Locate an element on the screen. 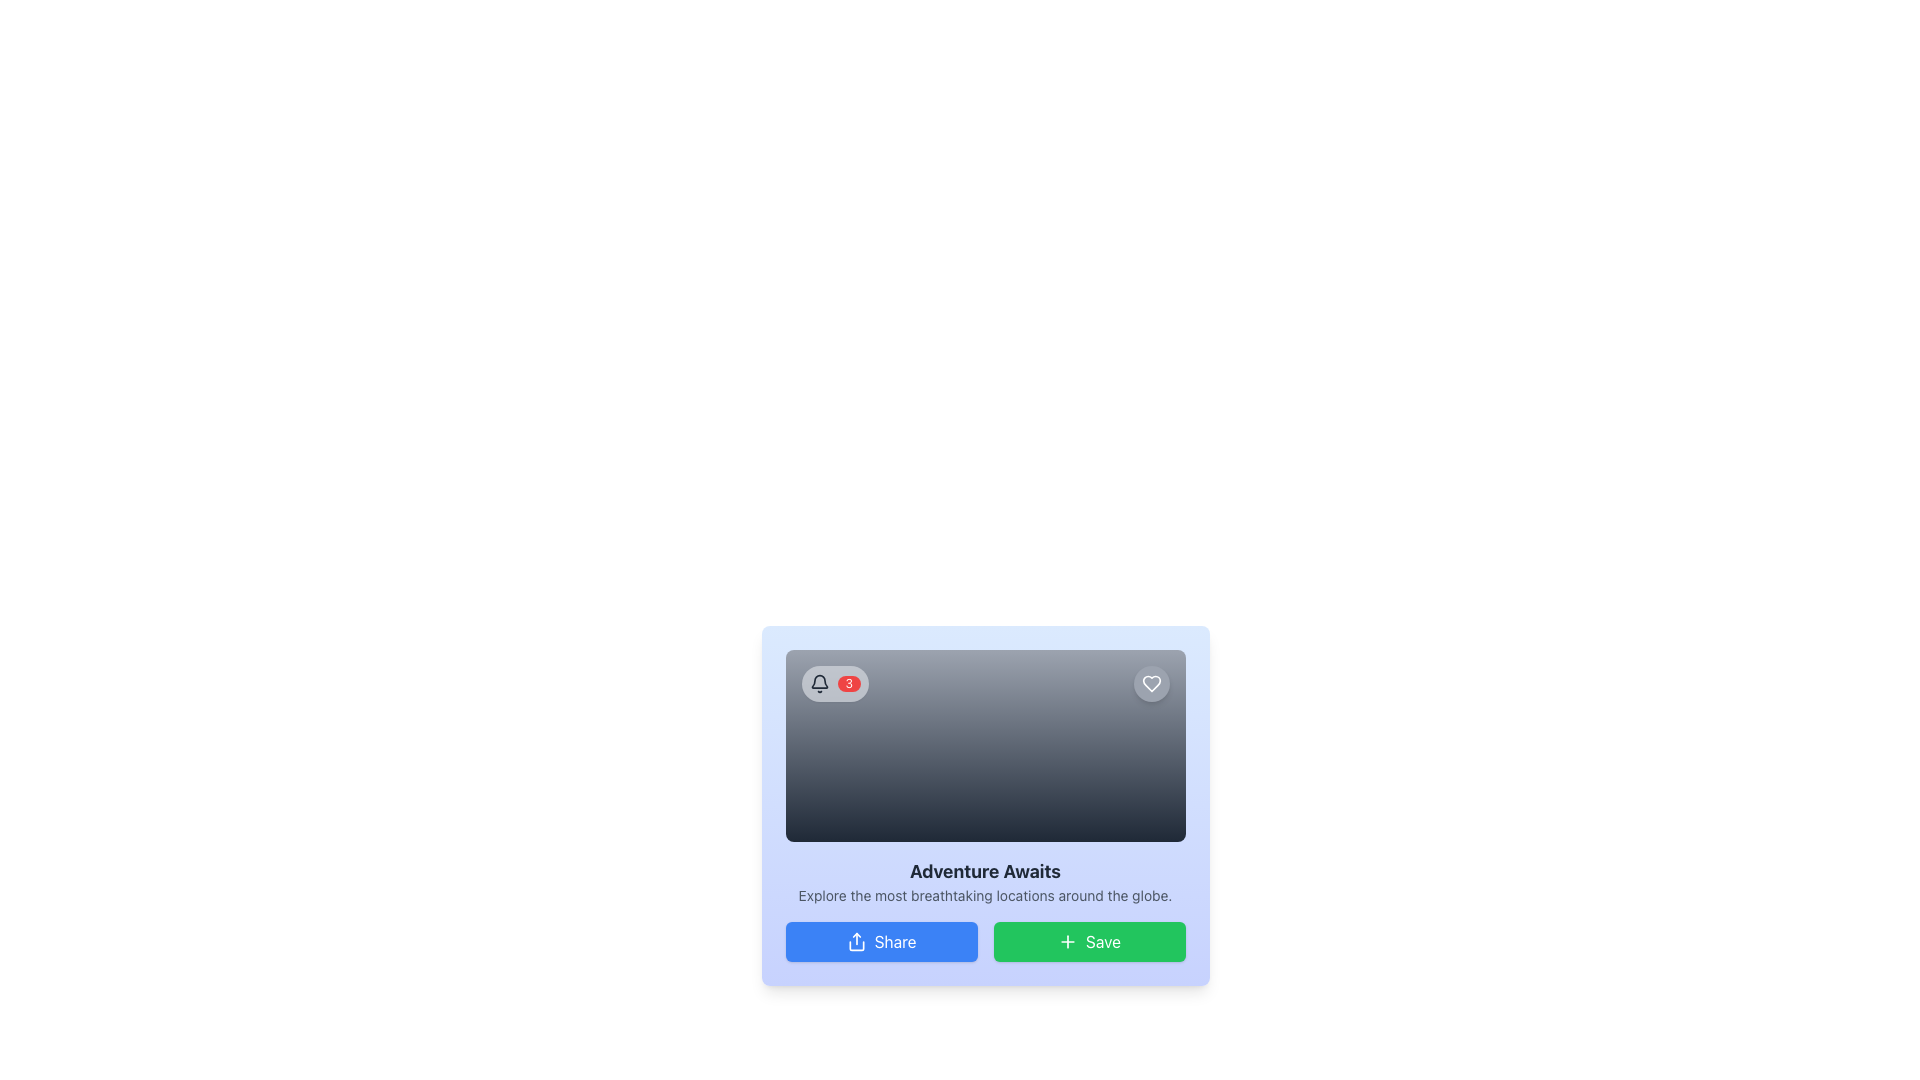 This screenshot has width=1920, height=1080. the share icon located within the blue 'Share' button at the bottom-left corner of a card interface to share content is located at coordinates (856, 941).